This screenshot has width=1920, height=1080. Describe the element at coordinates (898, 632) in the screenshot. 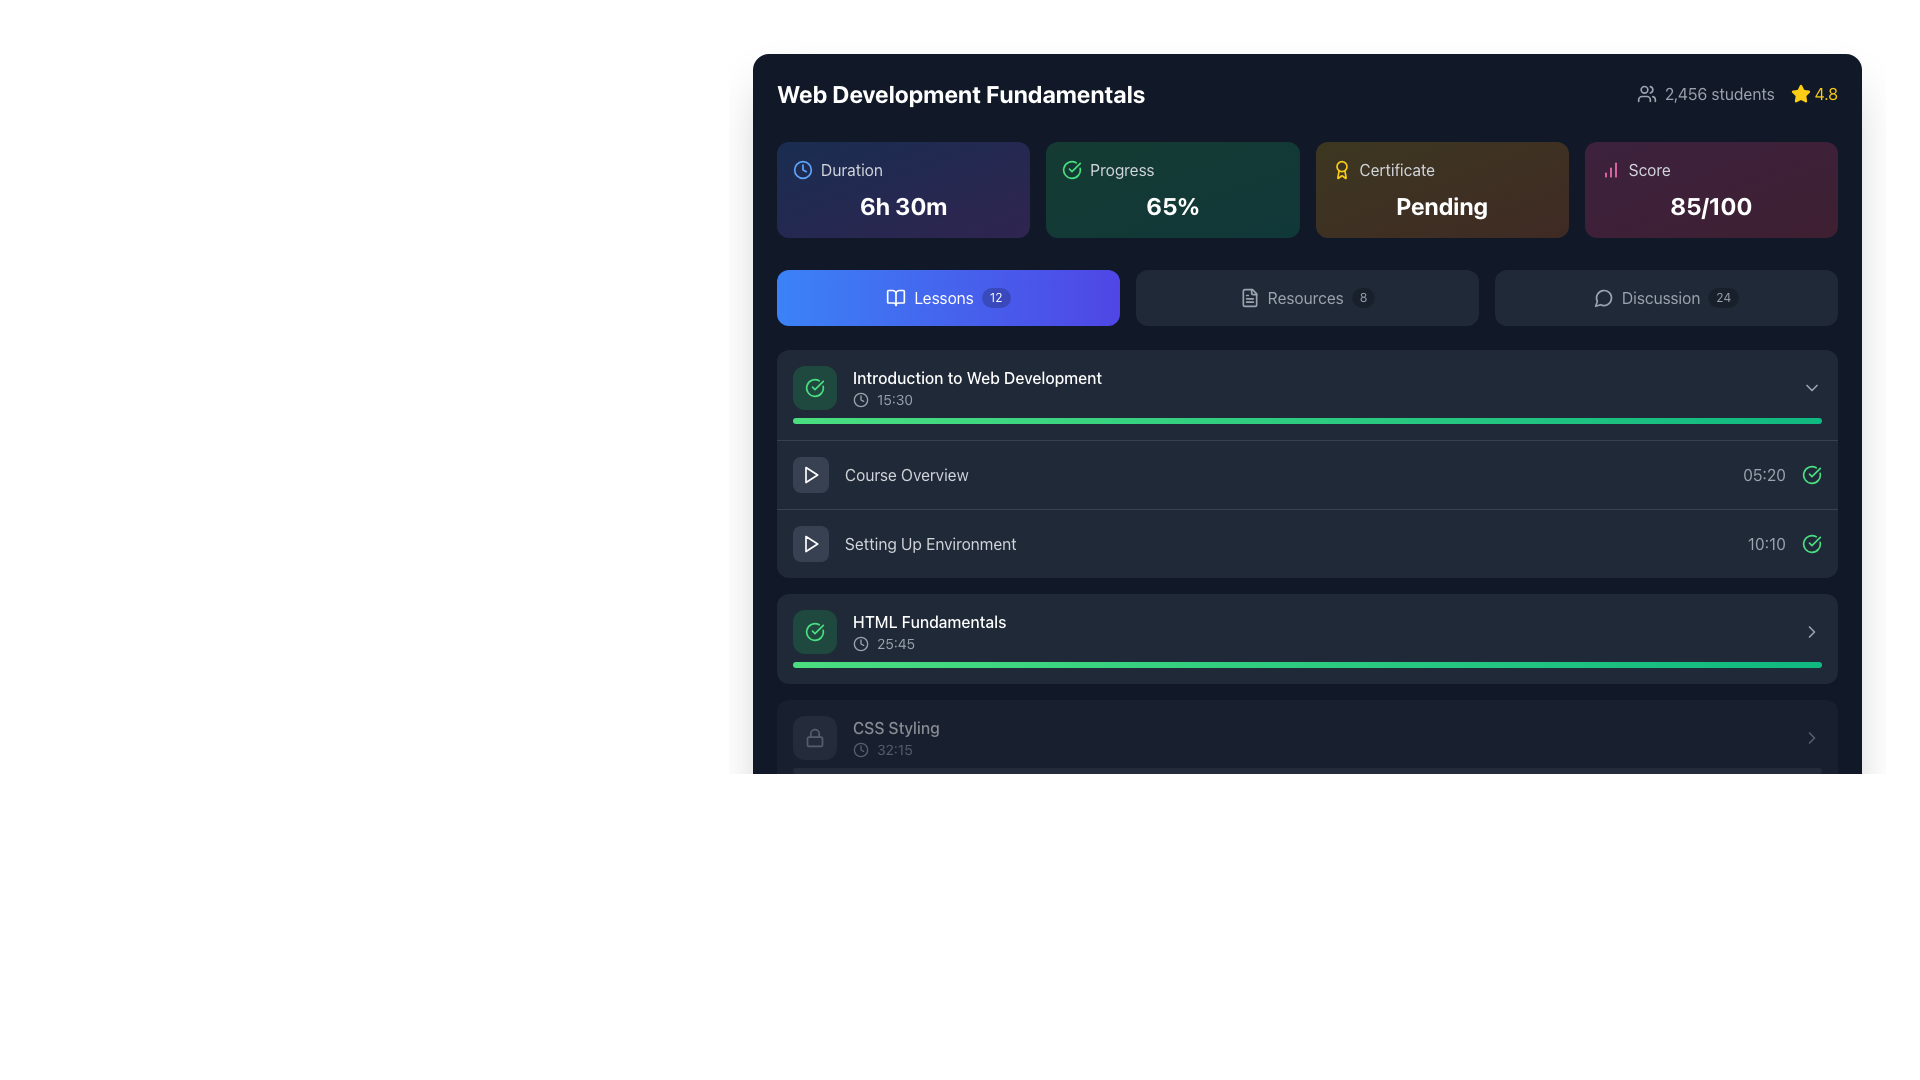

I see `the fourth lesson item in the 'Lessons' section, which displays the title and duration of the lesson along with a green check mark icon indicating completion status` at that location.